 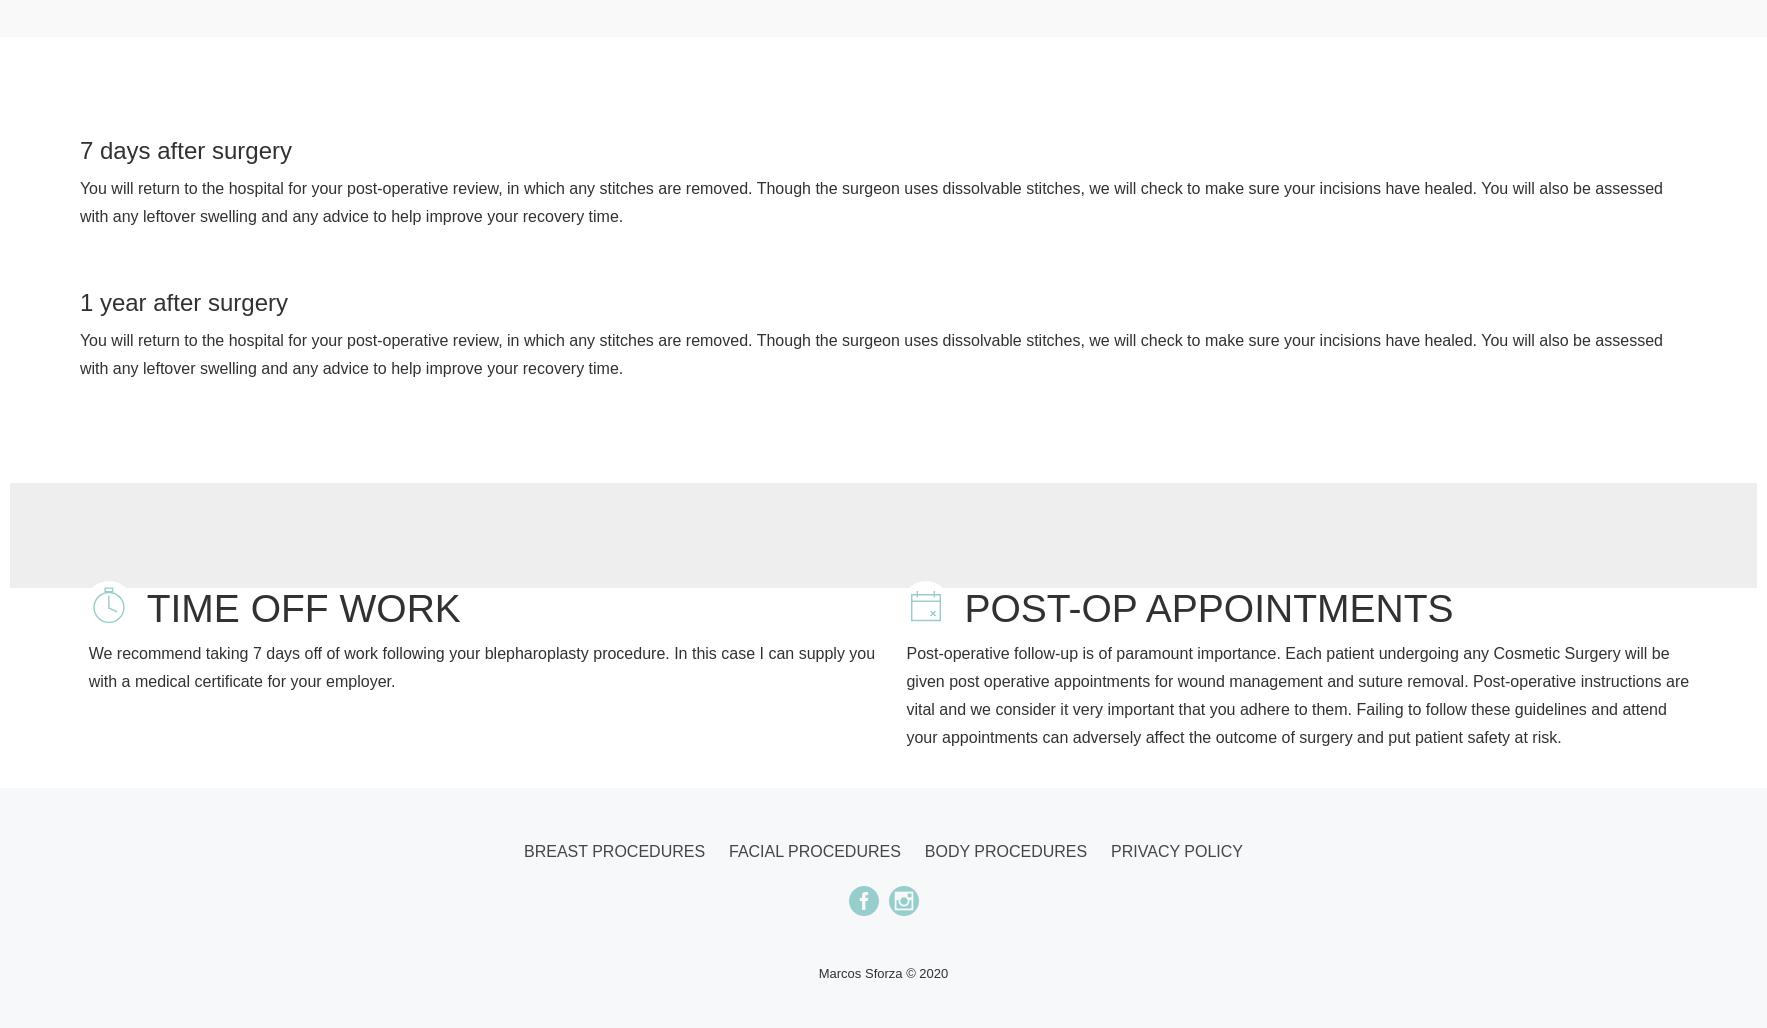 I want to click on 'TIME OFF WORK', so click(x=303, y=607).